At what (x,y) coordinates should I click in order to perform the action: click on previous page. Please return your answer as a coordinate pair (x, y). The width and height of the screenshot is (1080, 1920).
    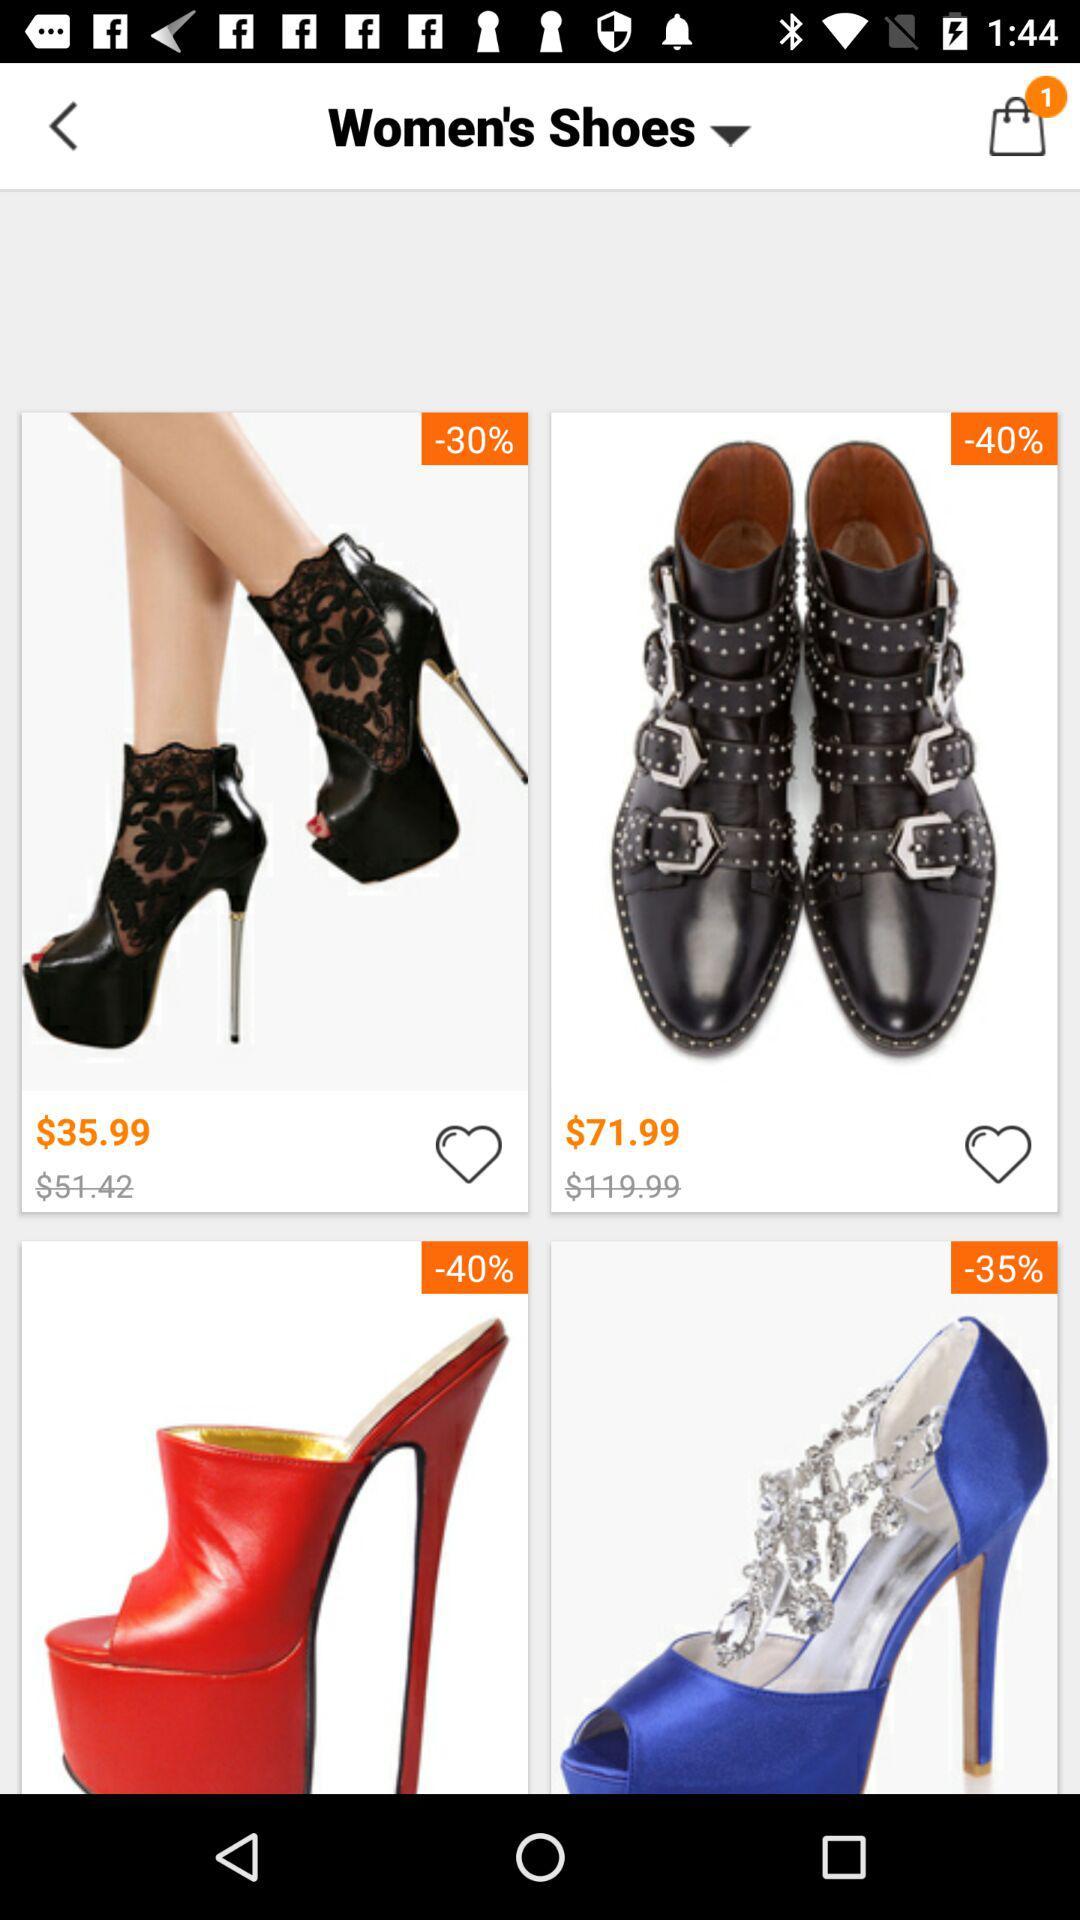
    Looking at the image, I should click on (61, 124).